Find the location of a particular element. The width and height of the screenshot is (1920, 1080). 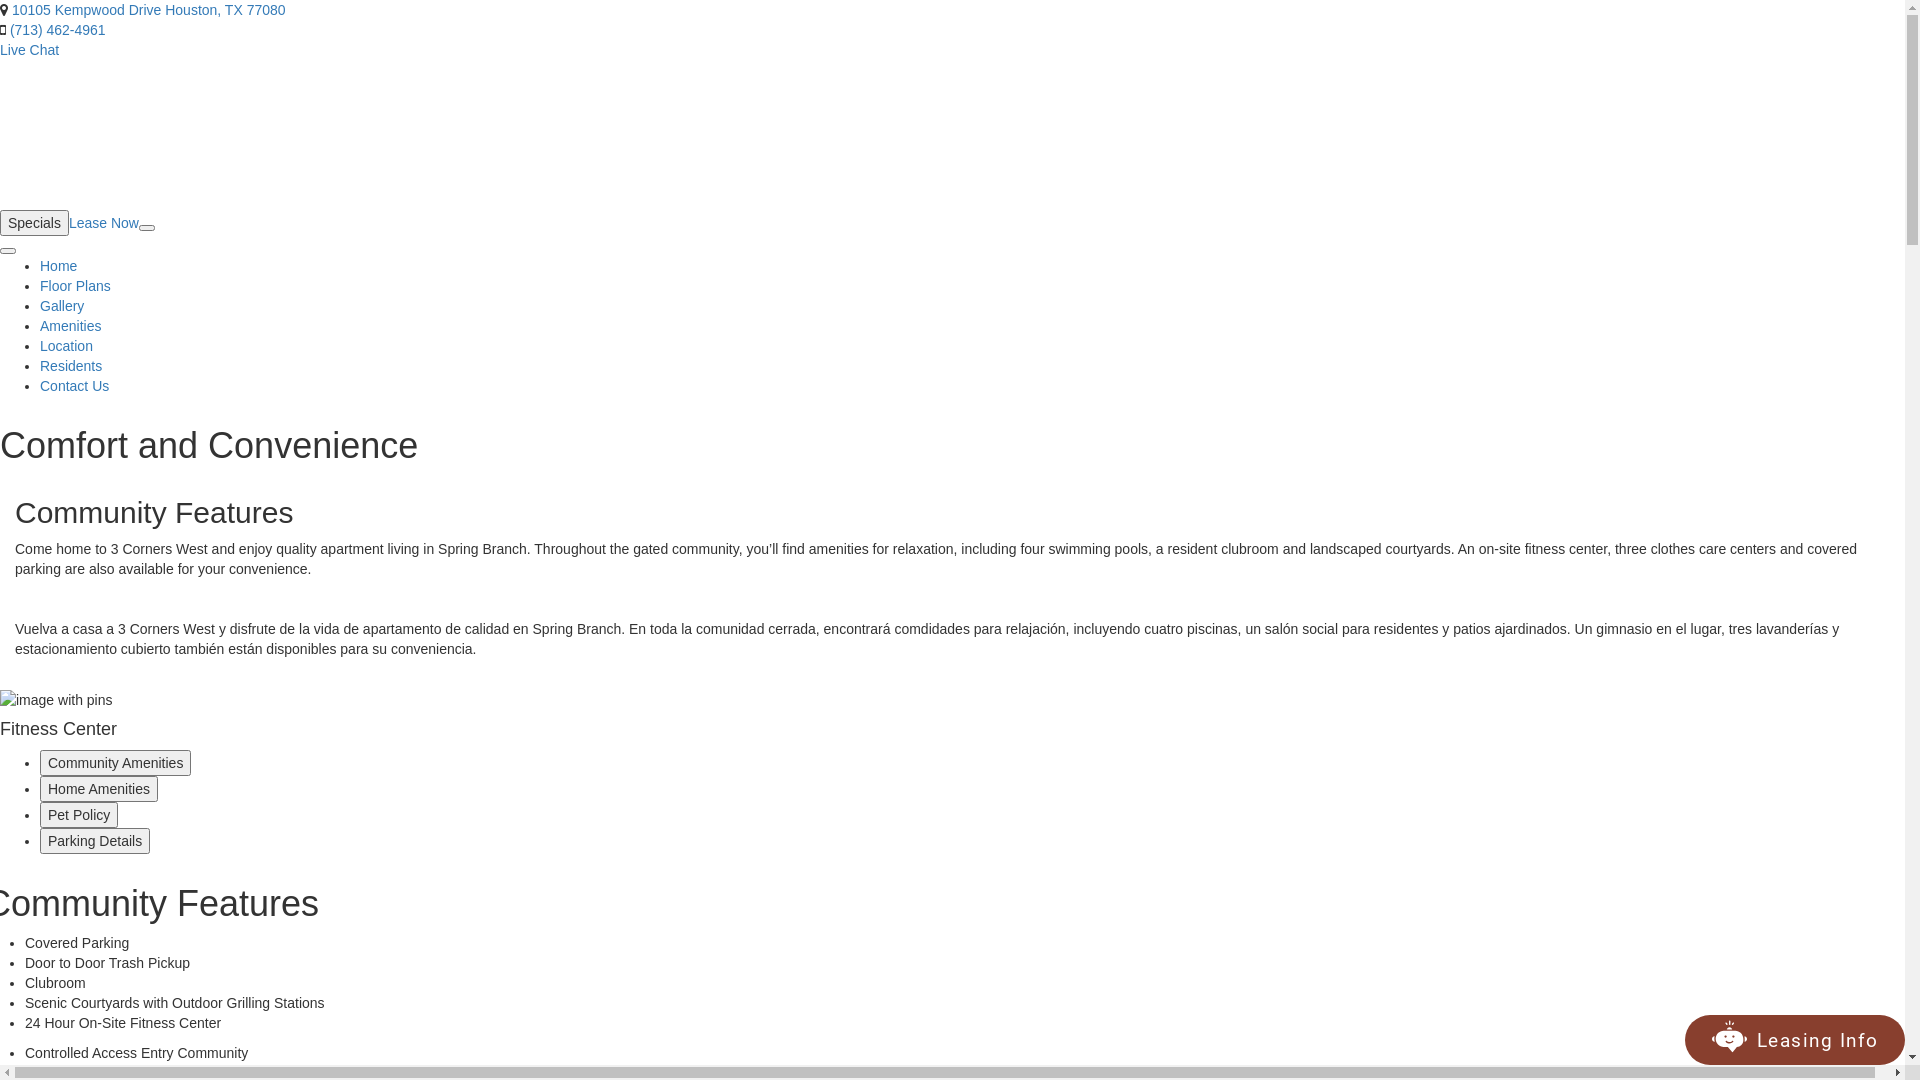

'Specials' is located at coordinates (34, 223).